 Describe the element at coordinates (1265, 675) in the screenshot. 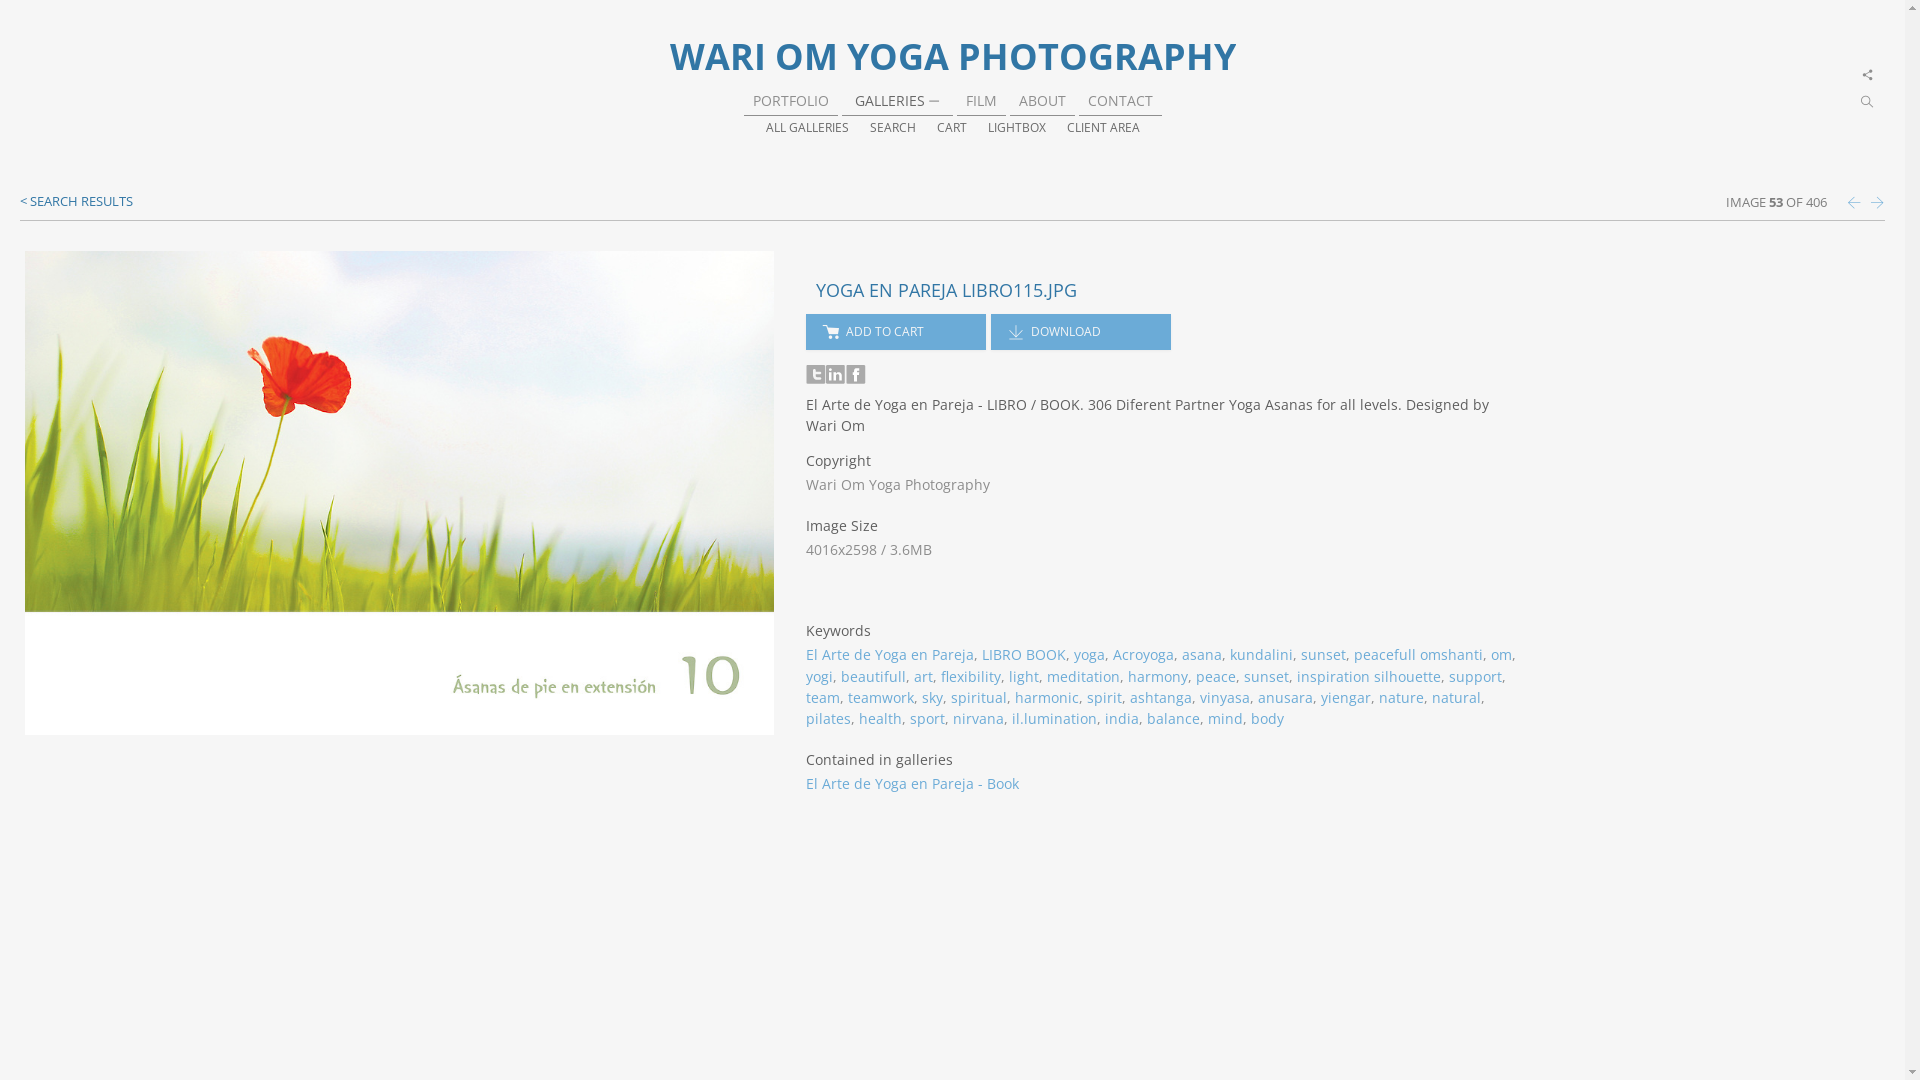

I see `'sunset'` at that location.